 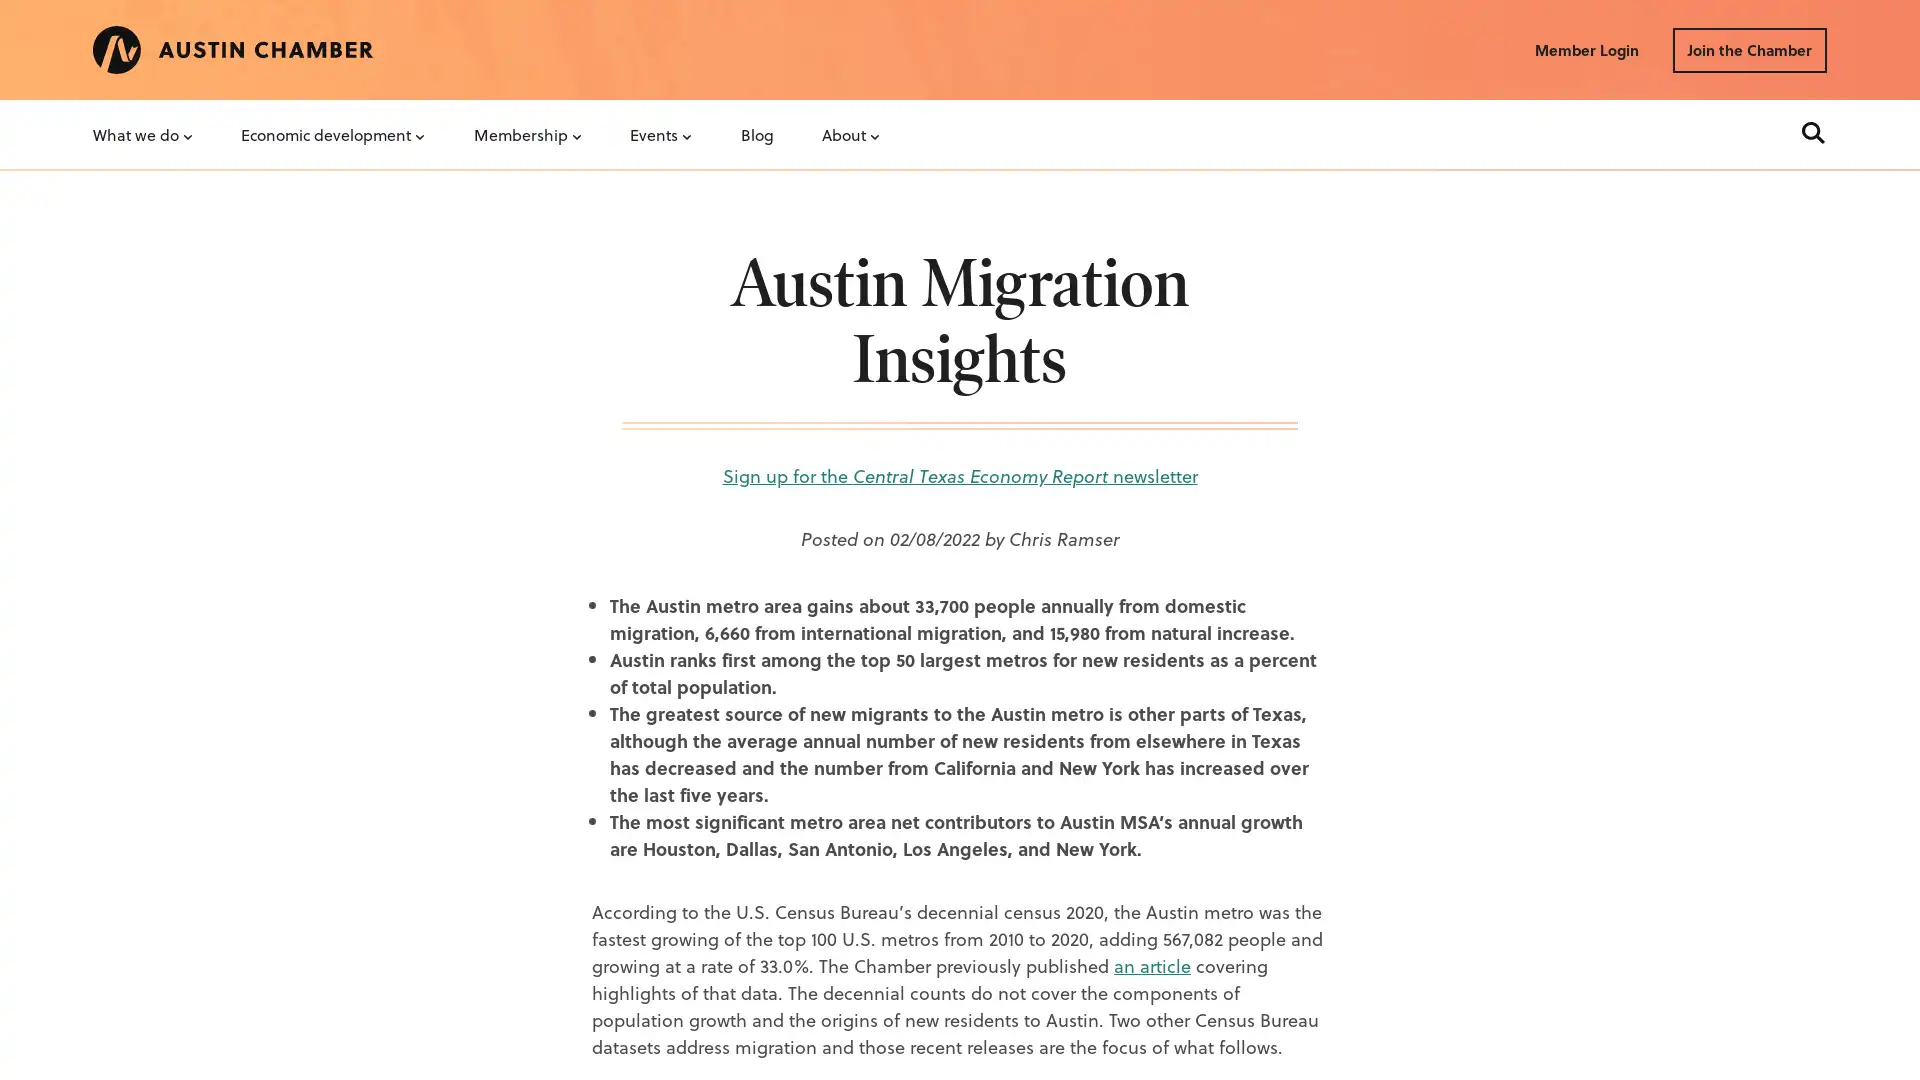 I want to click on Search, so click(x=1813, y=134).